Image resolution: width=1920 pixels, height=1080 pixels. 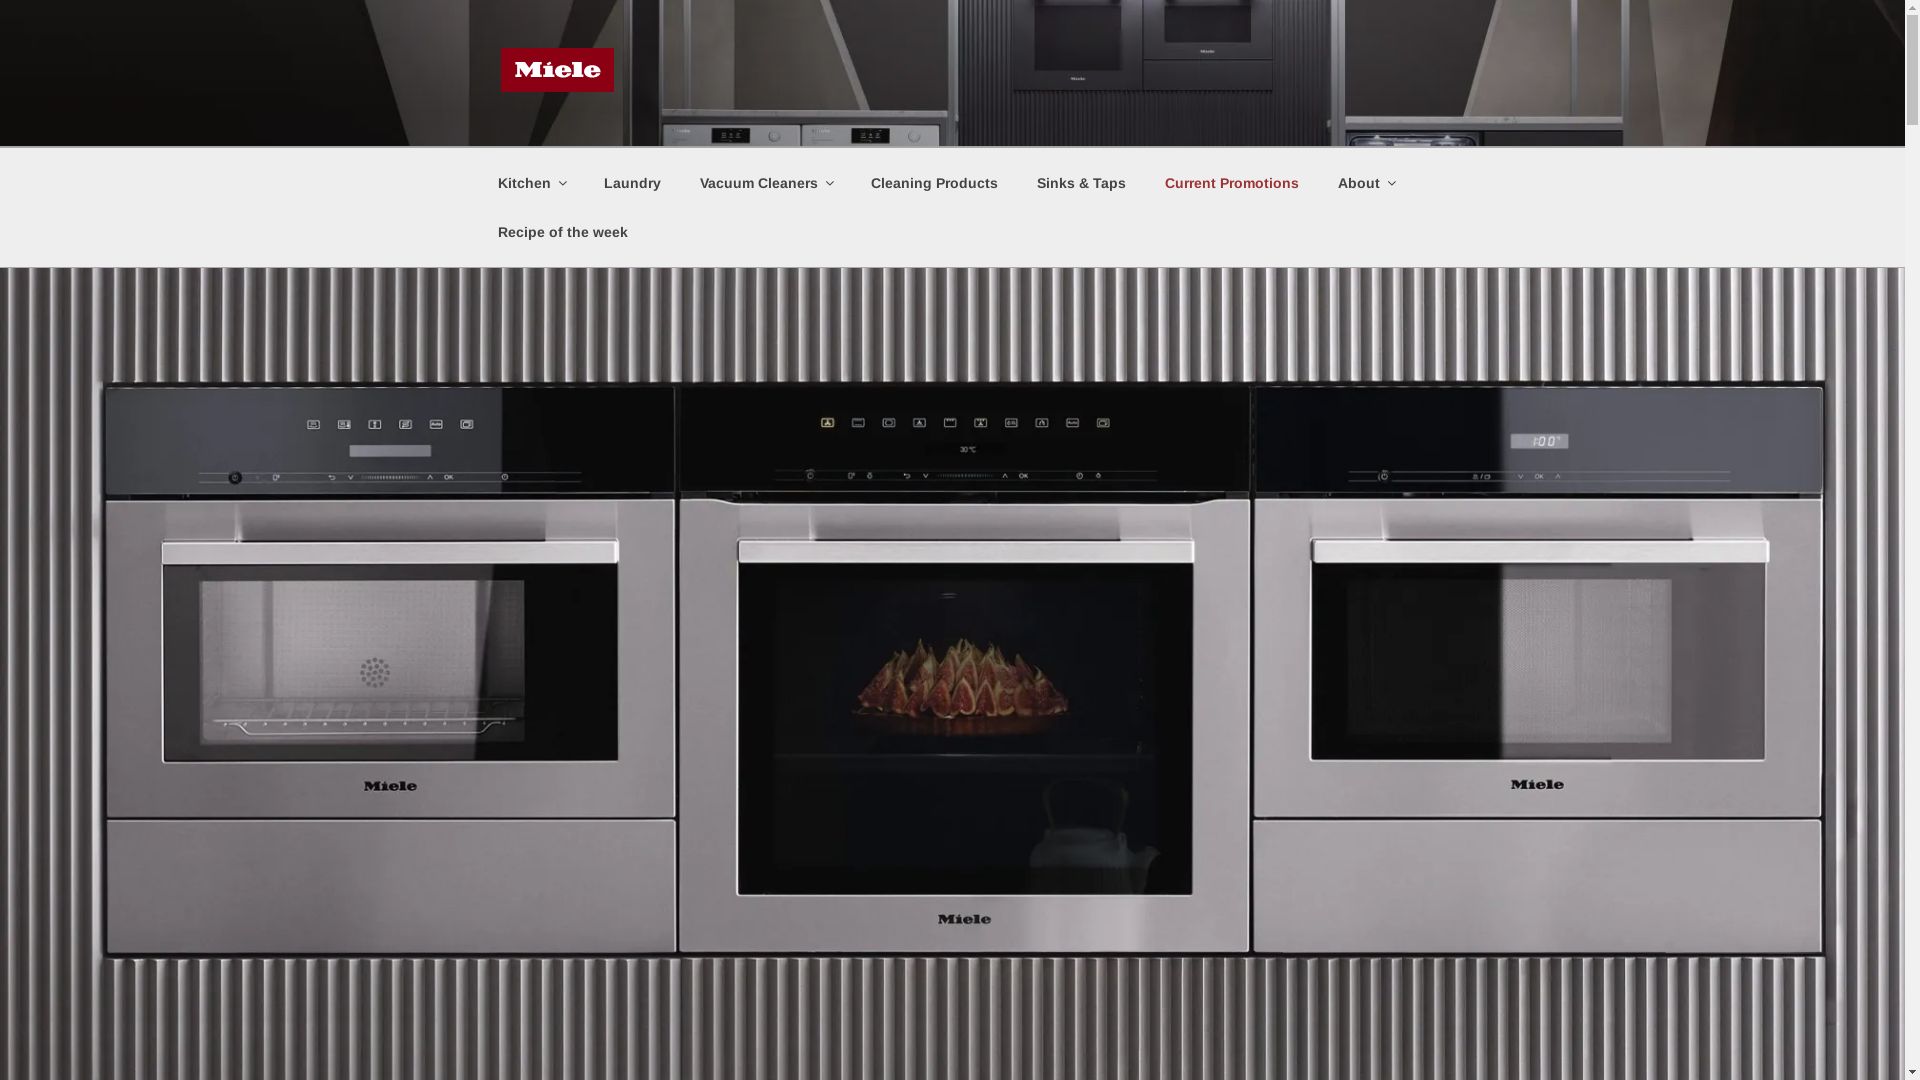 I want to click on 'Sinks & Taps', so click(x=1080, y=182).